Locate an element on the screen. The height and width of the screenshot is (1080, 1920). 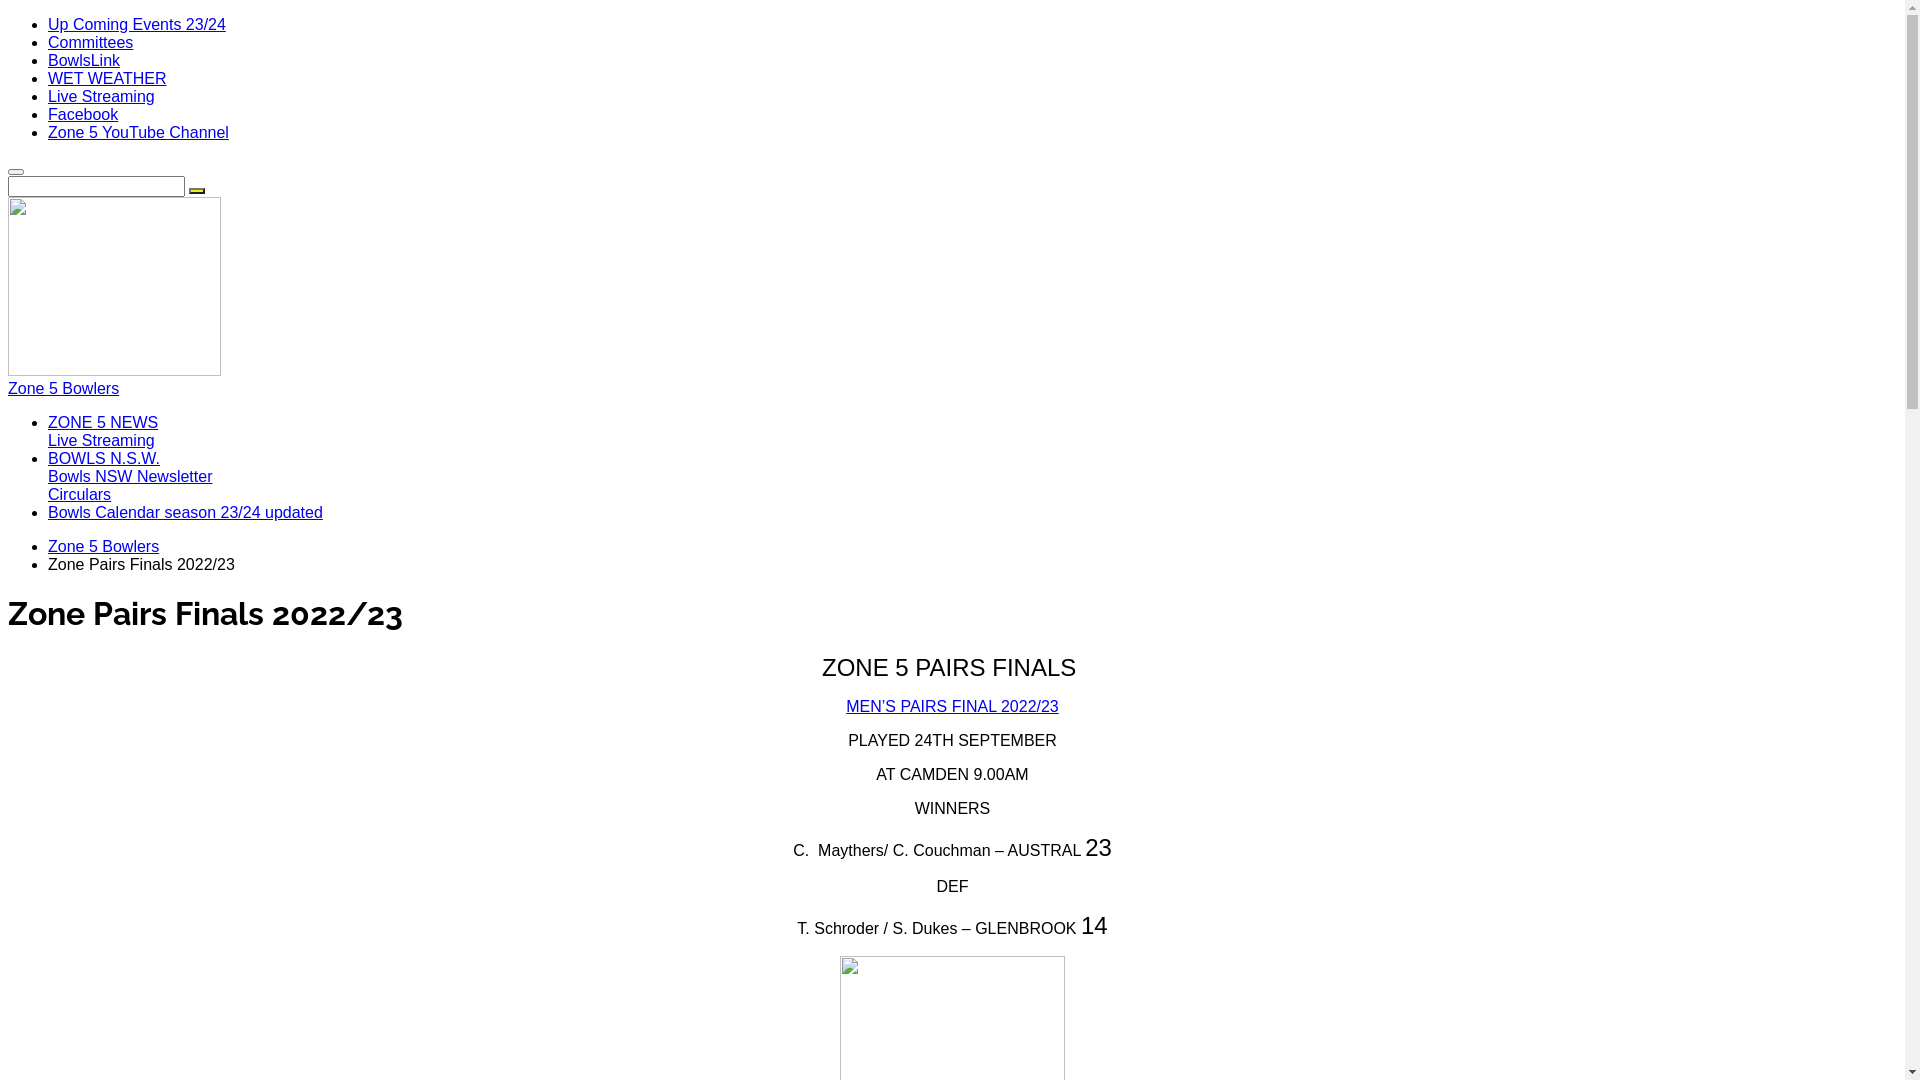
'ZONE 5 NEWS' is located at coordinates (101, 421).